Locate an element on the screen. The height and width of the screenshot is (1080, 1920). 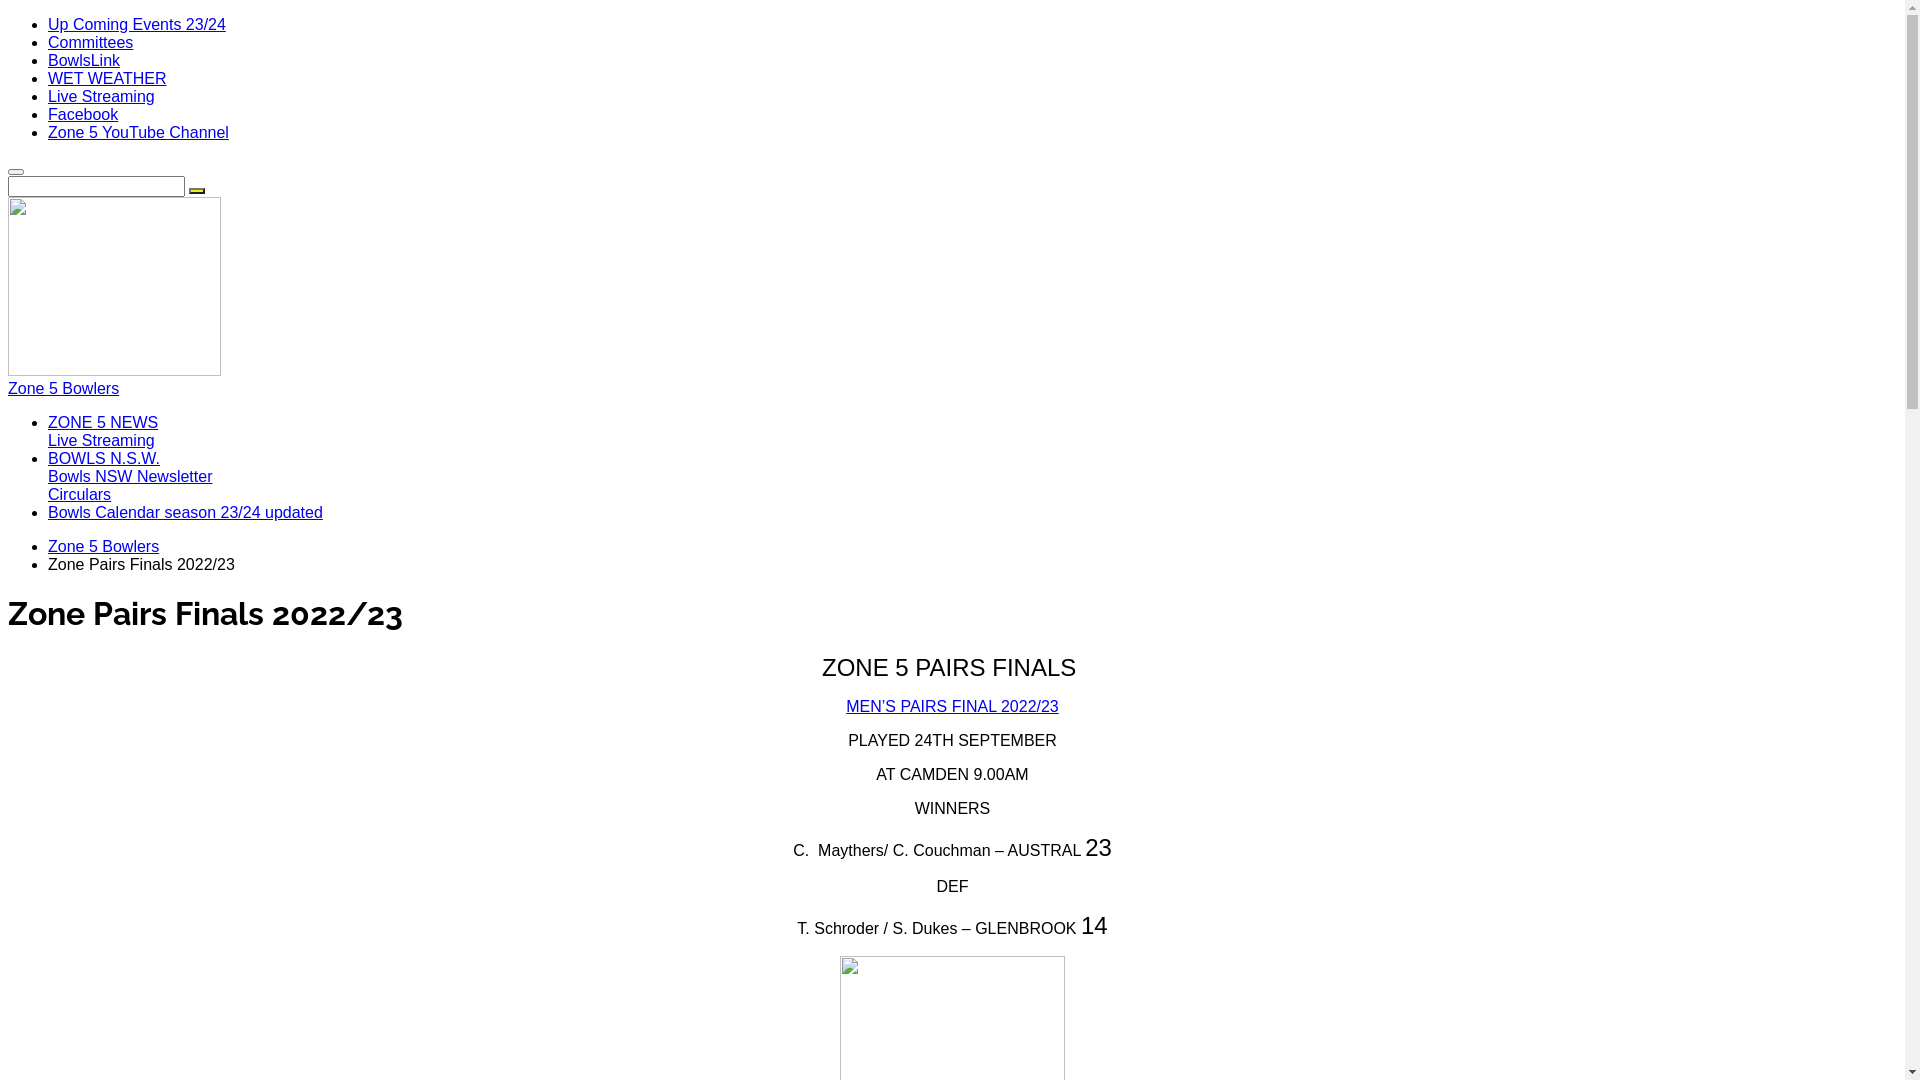
'ZONE 5 NEWS' is located at coordinates (101, 421).